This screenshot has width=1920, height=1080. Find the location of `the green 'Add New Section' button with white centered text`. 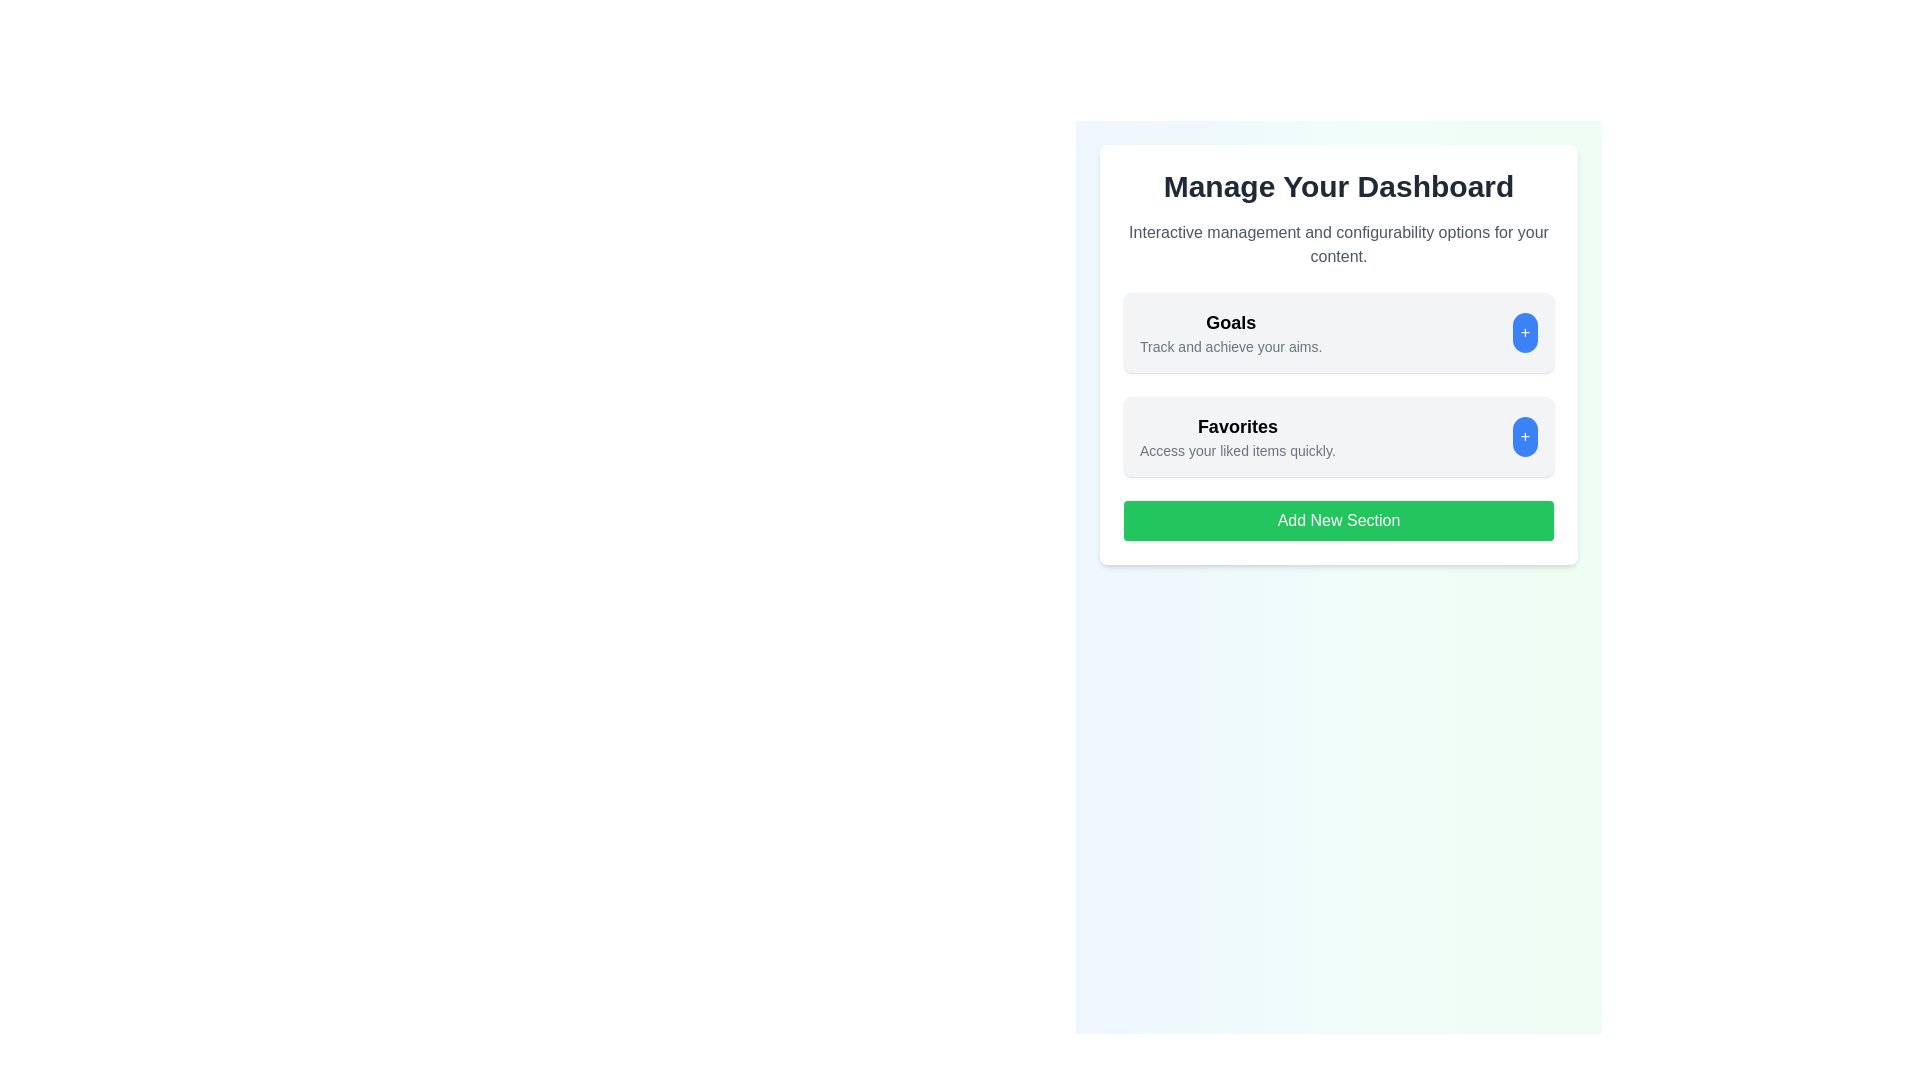

the green 'Add New Section' button with white centered text is located at coordinates (1339, 519).